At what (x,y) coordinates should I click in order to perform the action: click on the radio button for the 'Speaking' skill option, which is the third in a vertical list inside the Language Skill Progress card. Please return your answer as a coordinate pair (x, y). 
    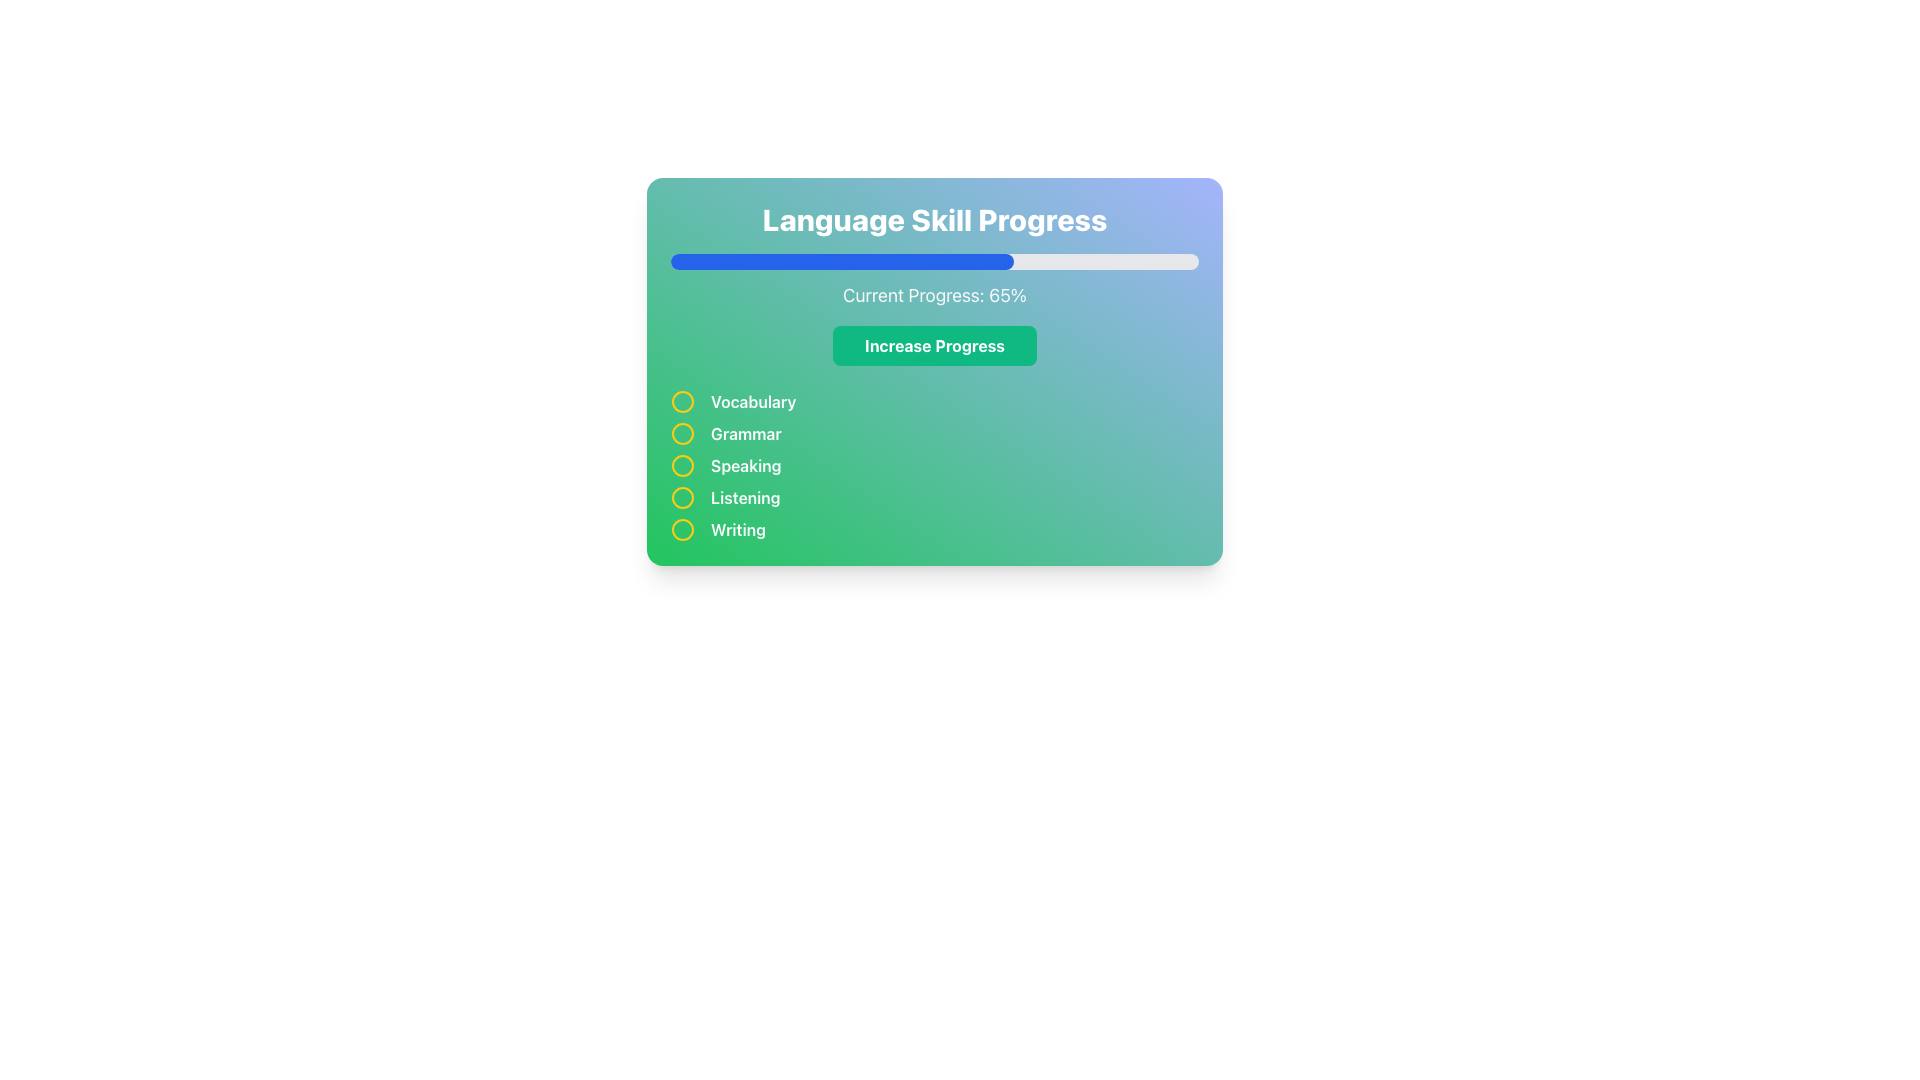
    Looking at the image, I should click on (682, 466).